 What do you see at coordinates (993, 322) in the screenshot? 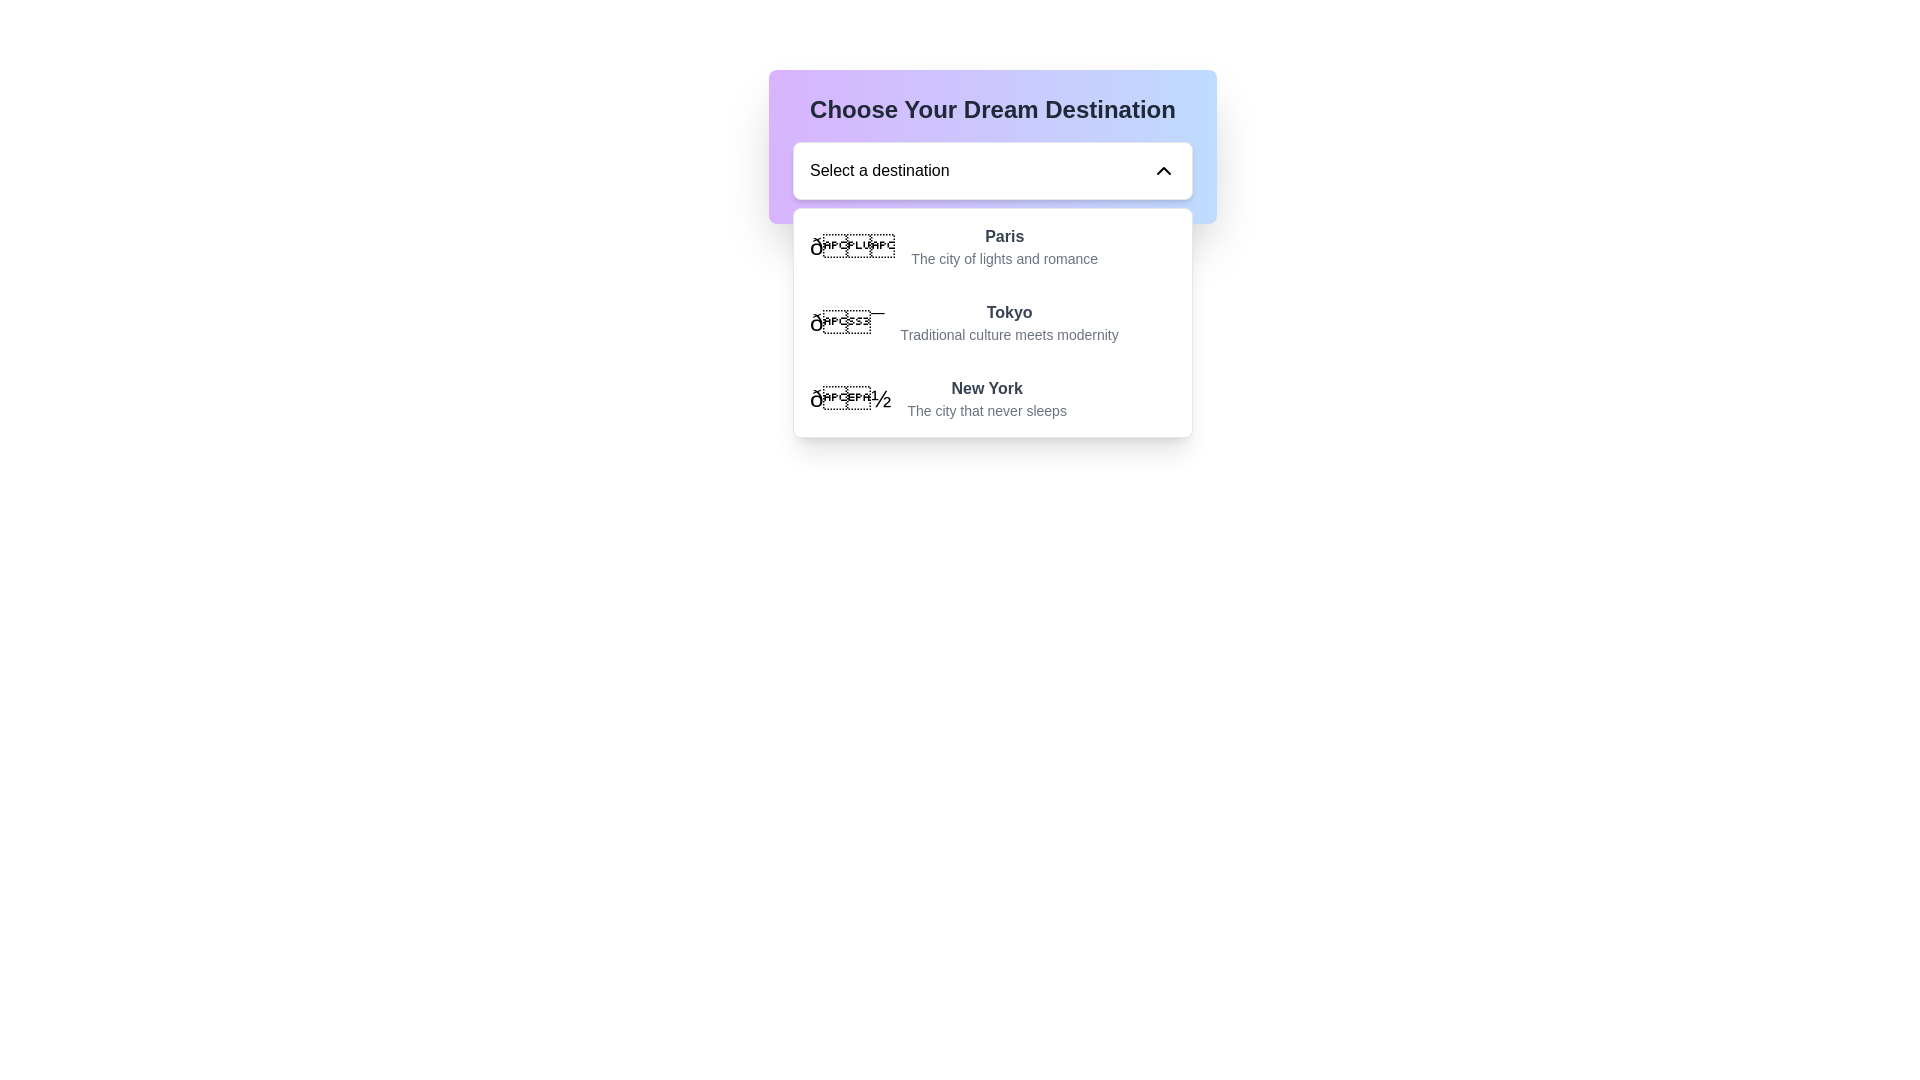
I see `the selectable list item labeled 'Tokyo' in the dropdown menu` at bounding box center [993, 322].